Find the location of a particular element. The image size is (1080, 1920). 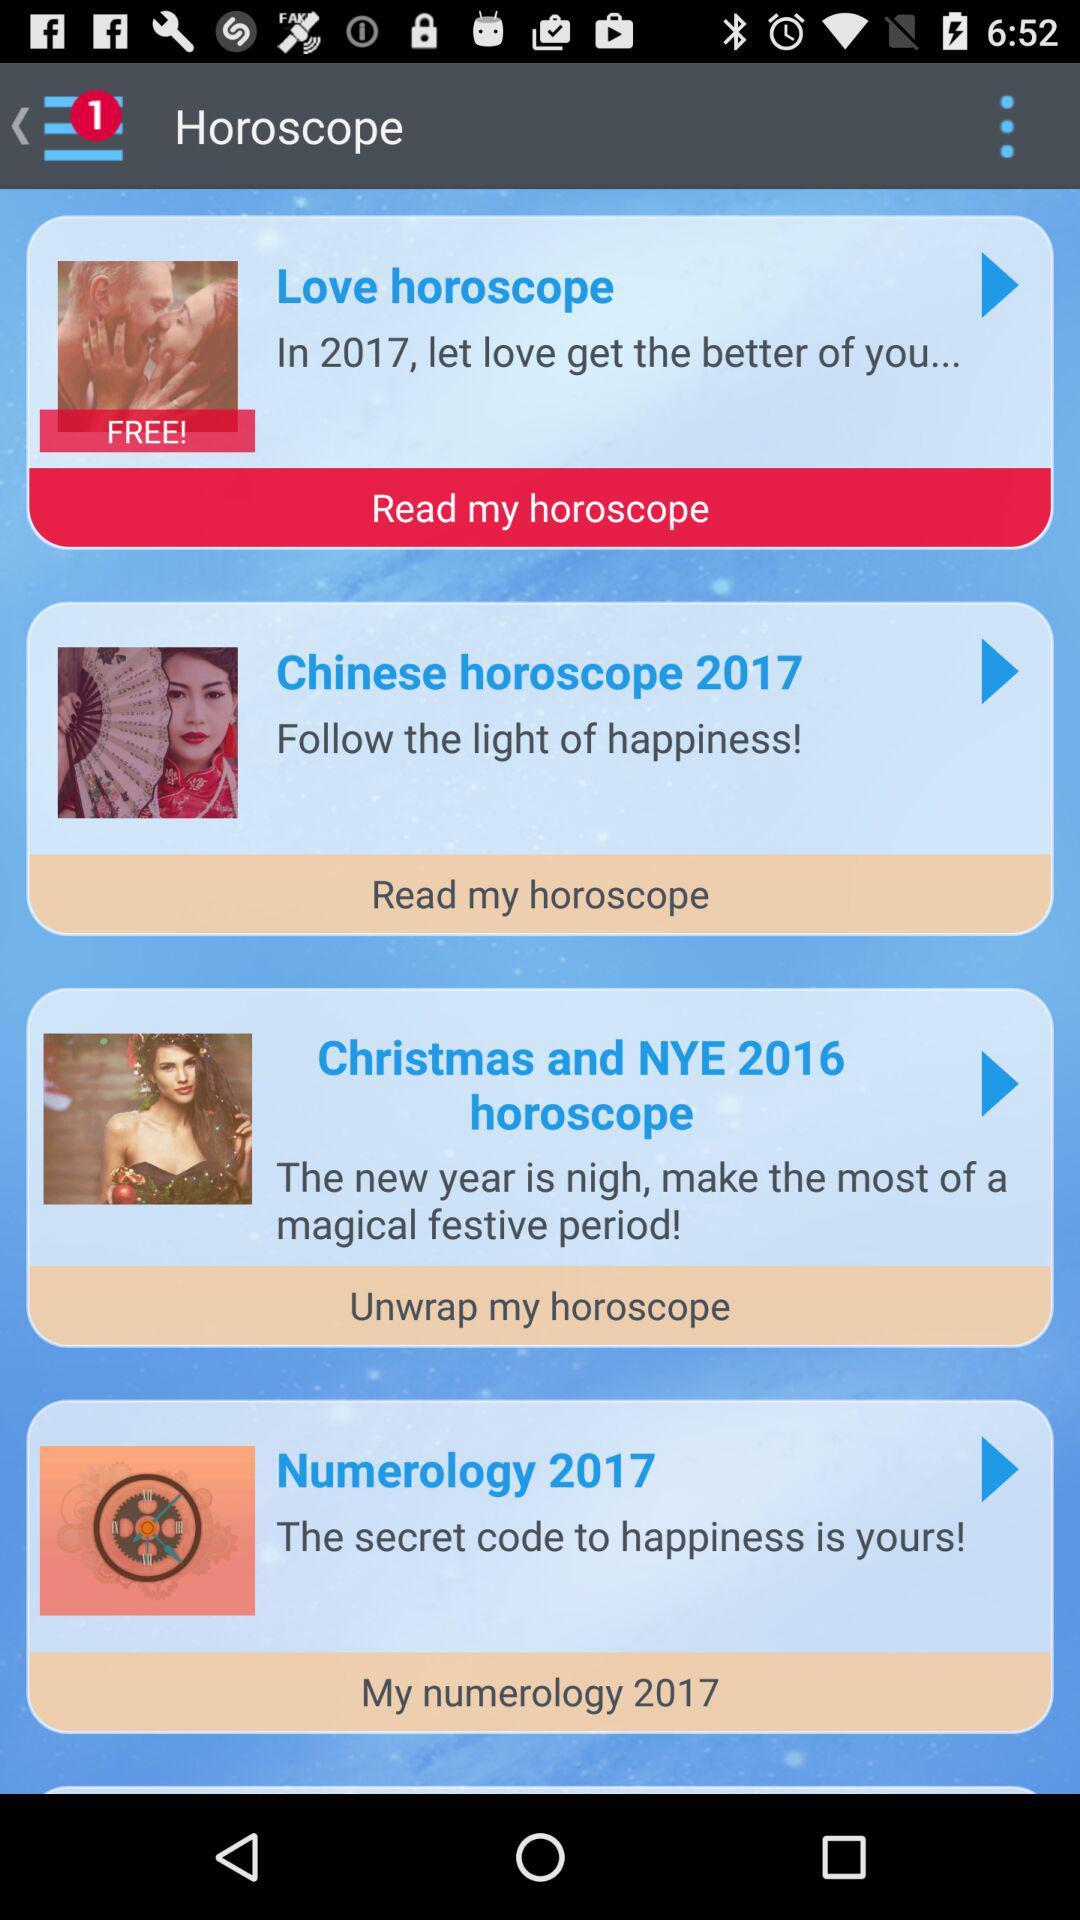

icon below the read my horoscope item is located at coordinates (581, 1082).